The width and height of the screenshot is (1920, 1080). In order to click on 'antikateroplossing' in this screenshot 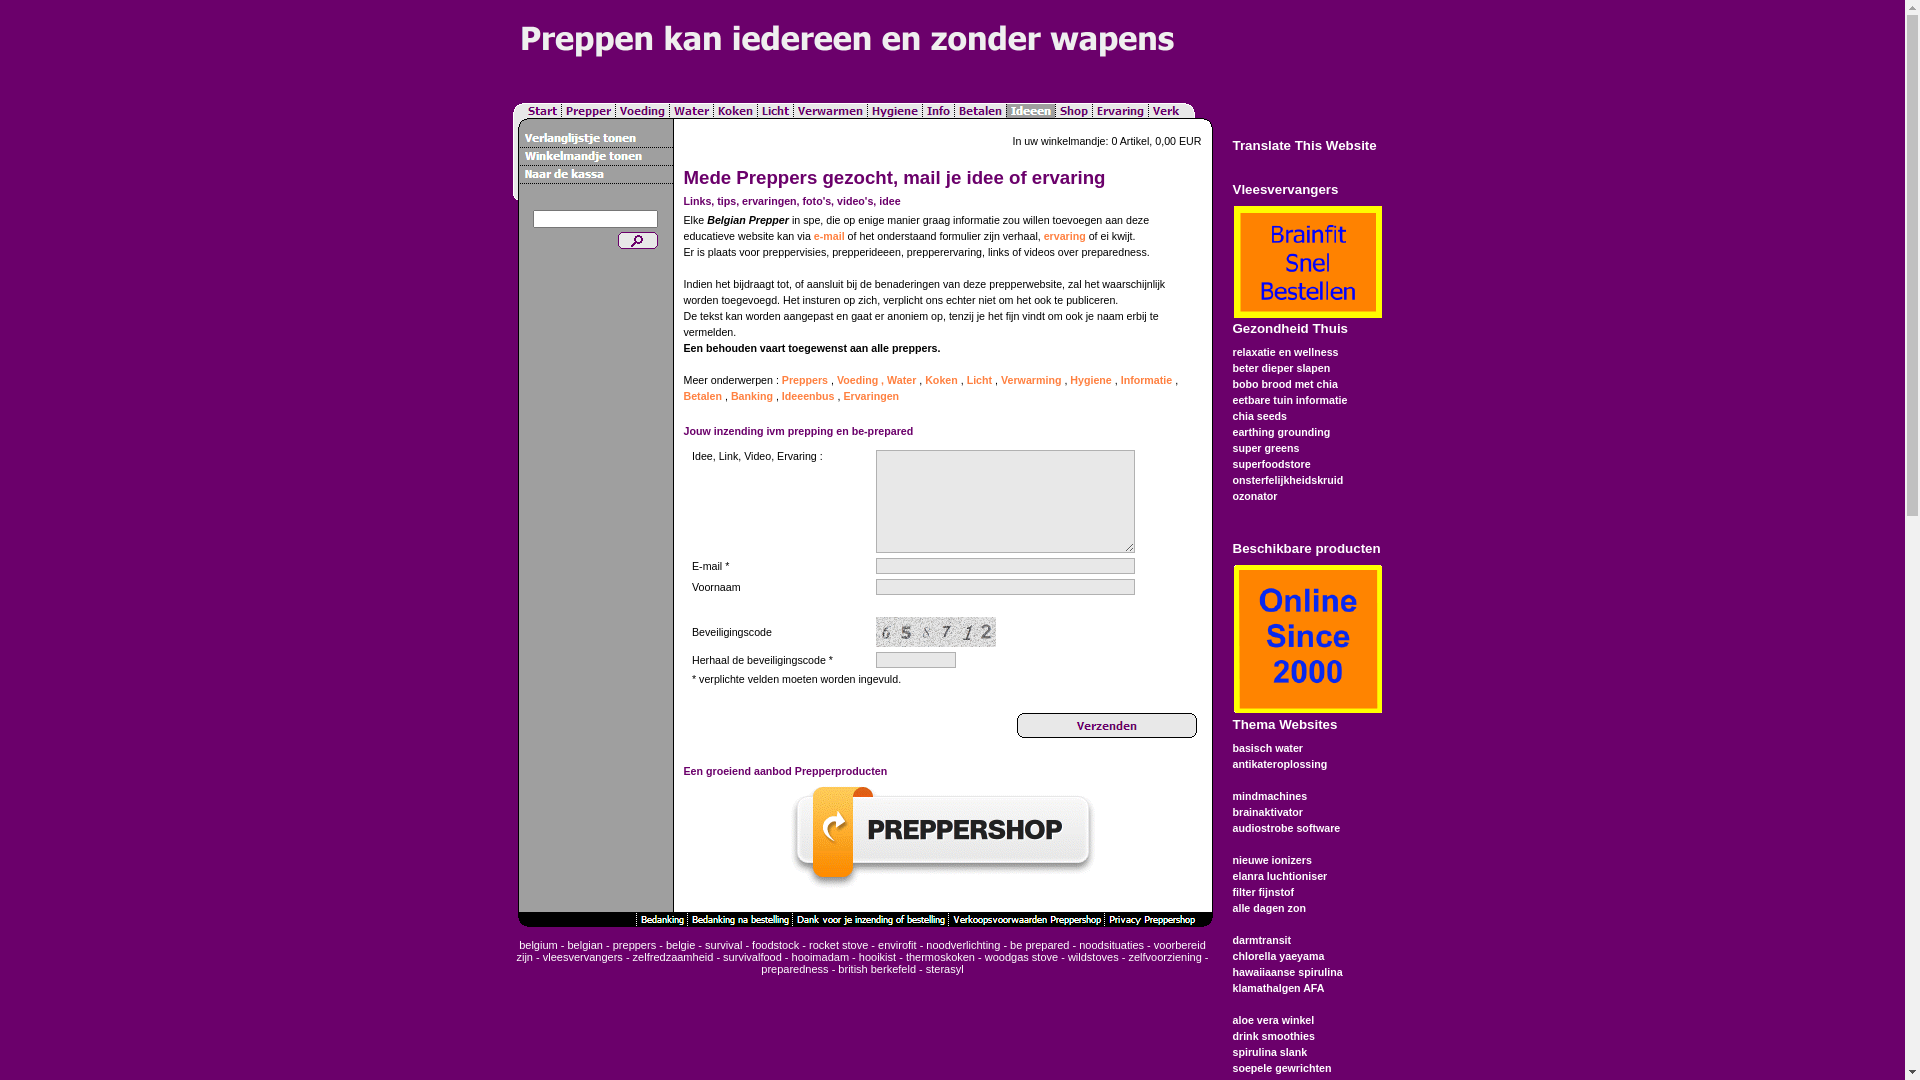, I will do `click(1231, 763)`.